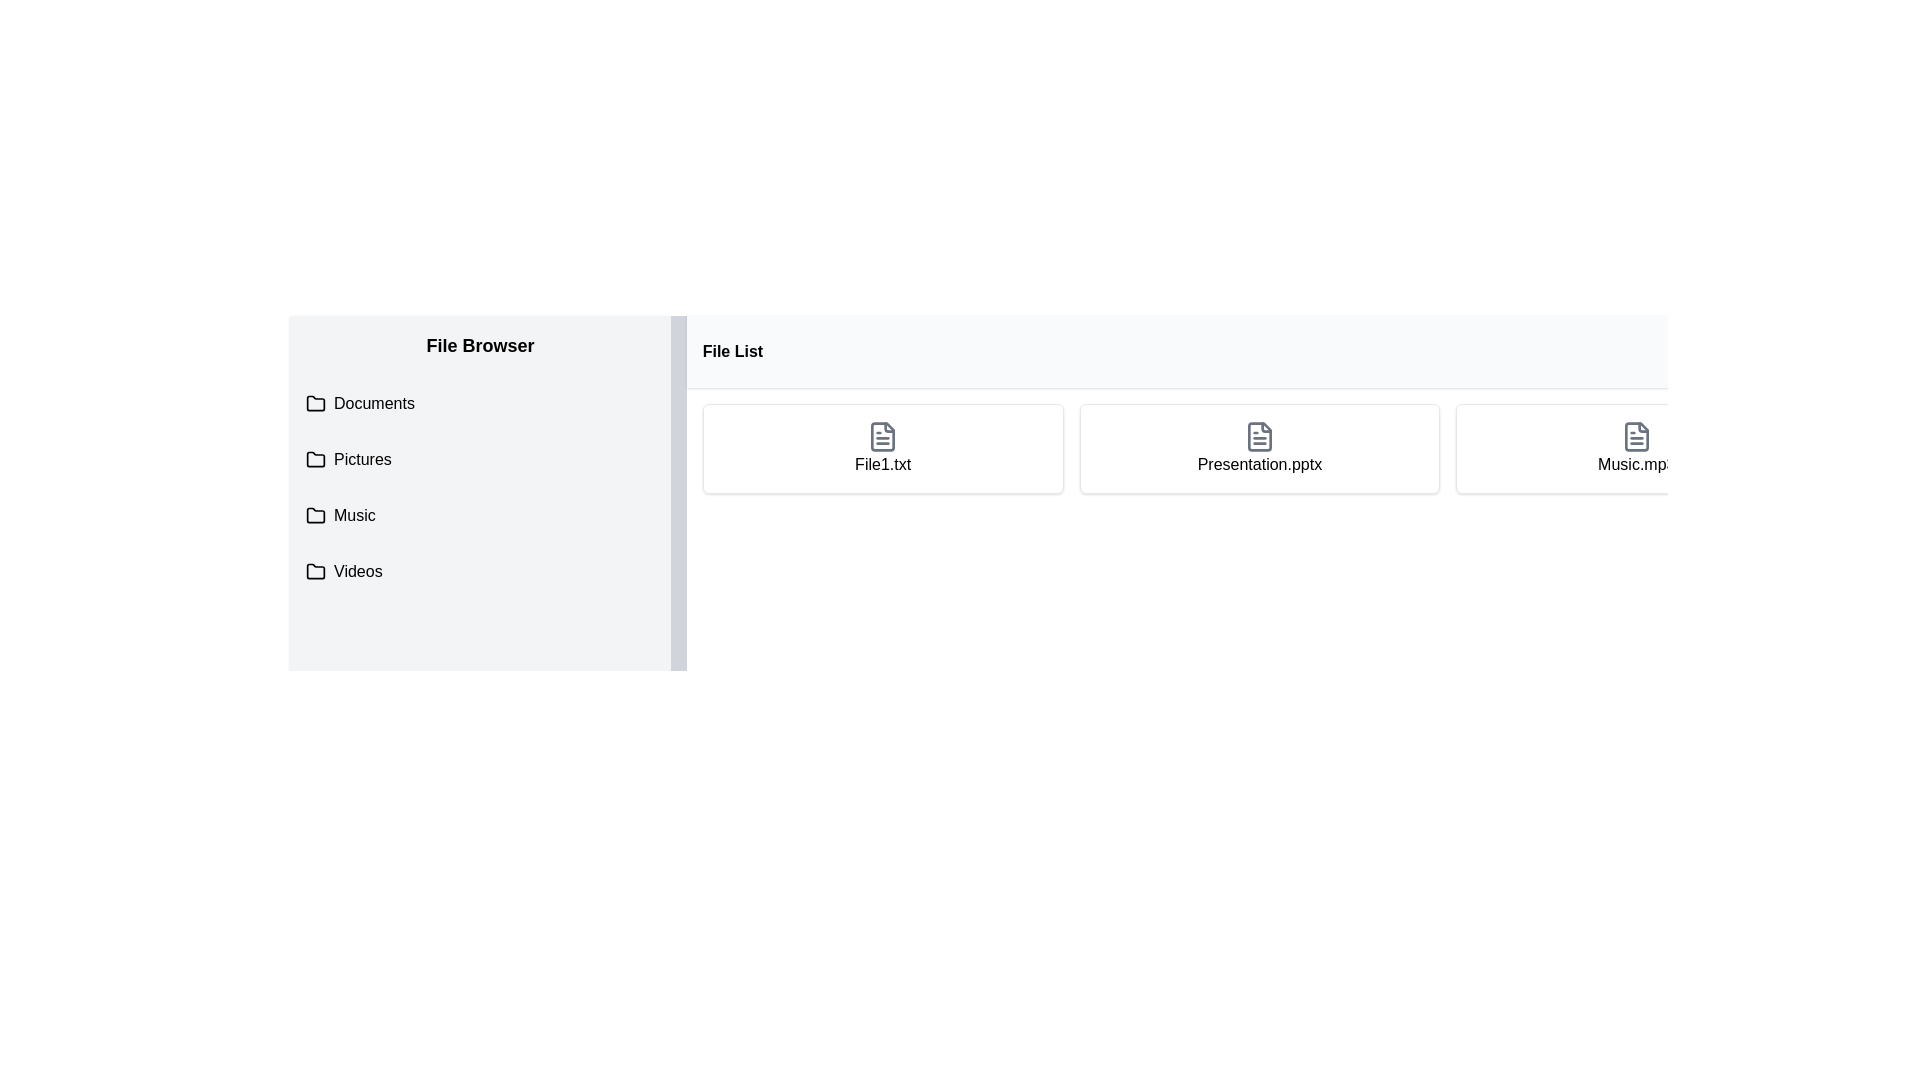 The height and width of the screenshot is (1080, 1920). I want to click on the folder icon element that is aligned with the 'Pictures' text label in the File Browser section, so click(315, 459).